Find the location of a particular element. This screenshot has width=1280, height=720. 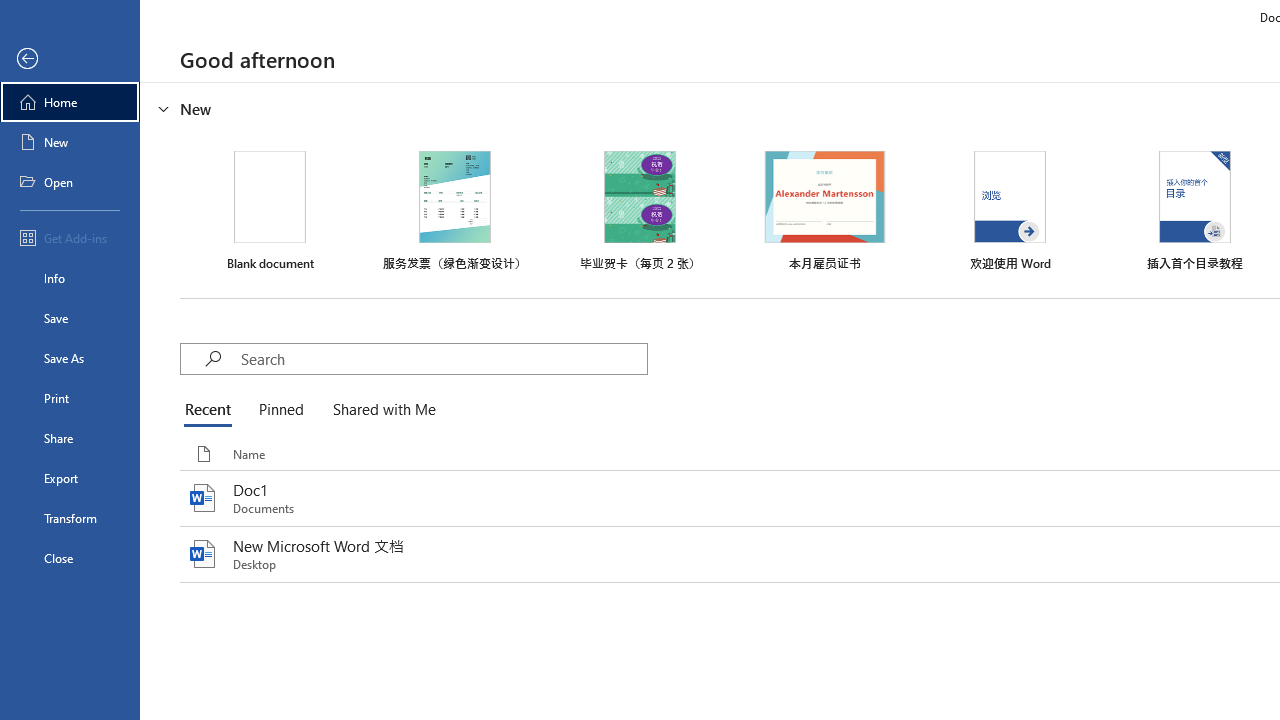

'Get Add-ins' is located at coordinates (69, 236).